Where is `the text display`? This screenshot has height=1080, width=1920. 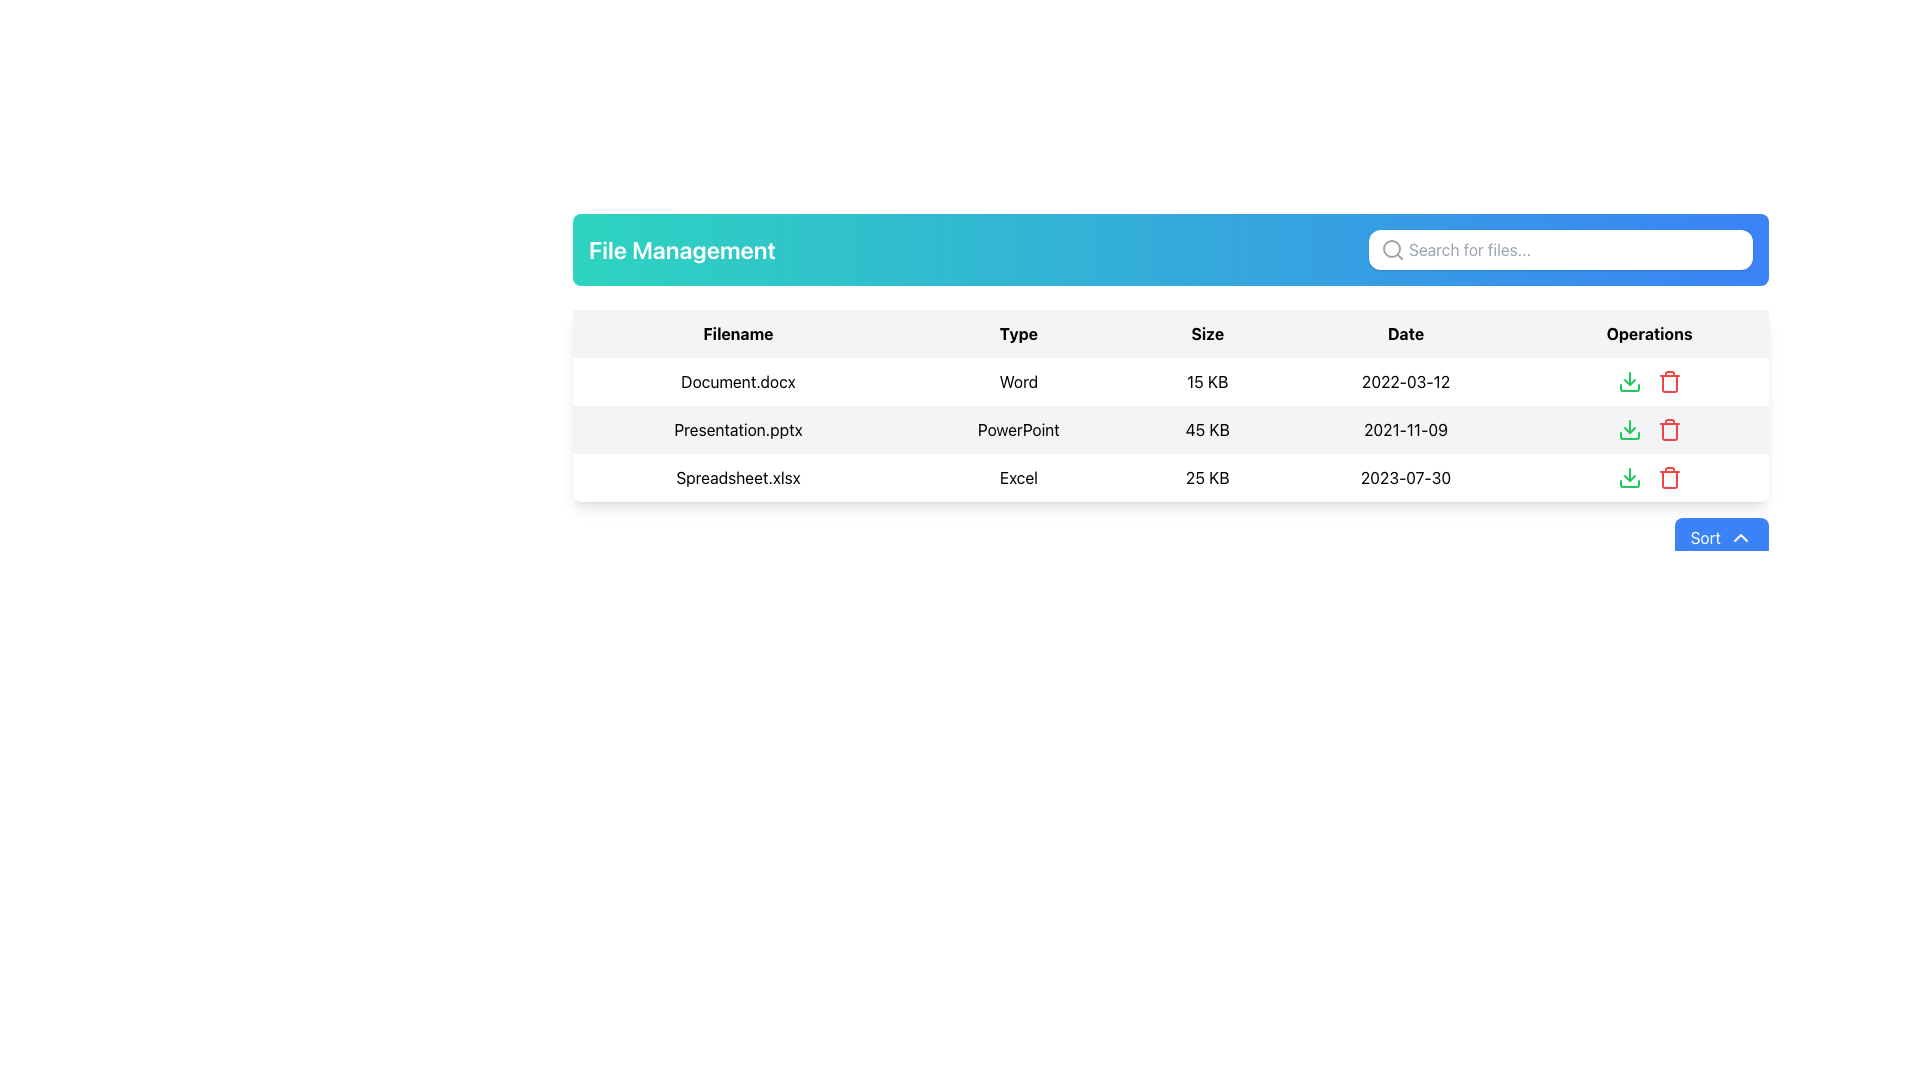 the text display is located at coordinates (1206, 428).